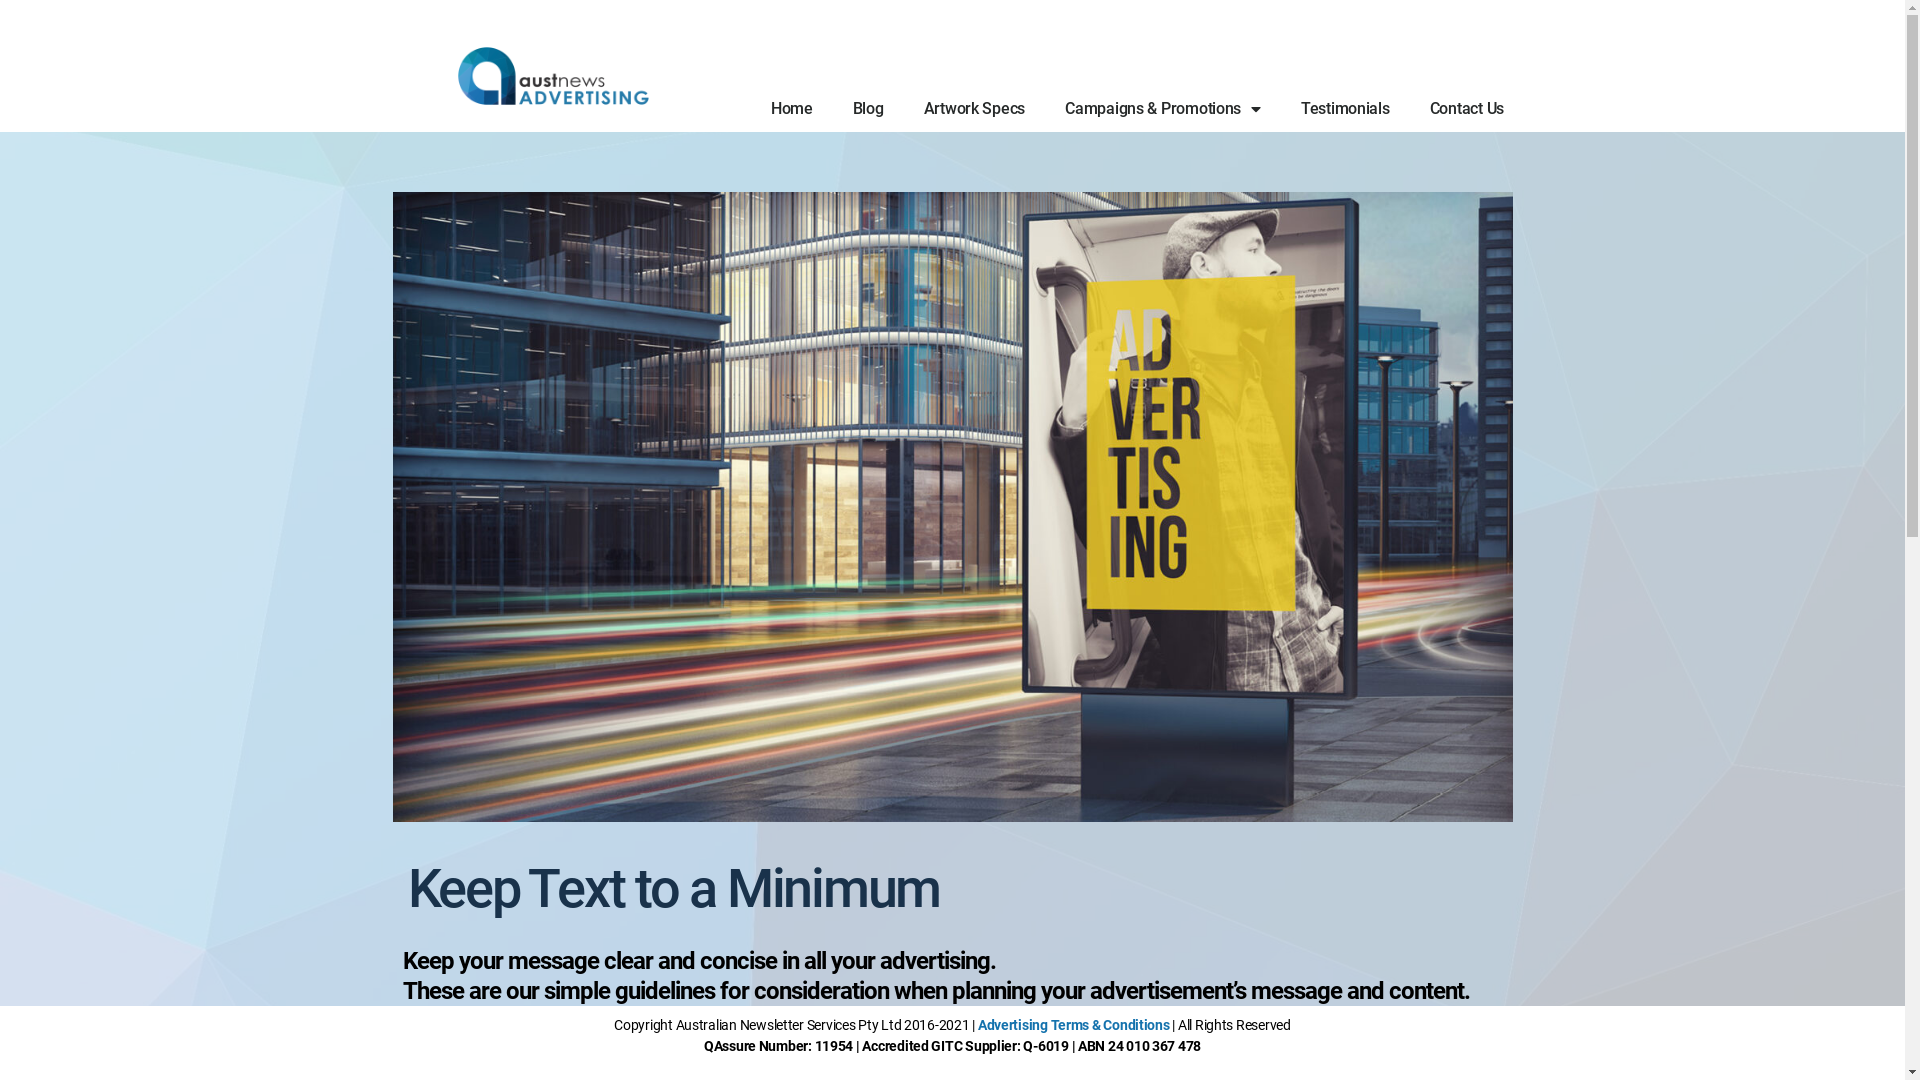 Image resolution: width=1920 pixels, height=1080 pixels. Describe the element at coordinates (749, 108) in the screenshot. I see `'Home'` at that location.